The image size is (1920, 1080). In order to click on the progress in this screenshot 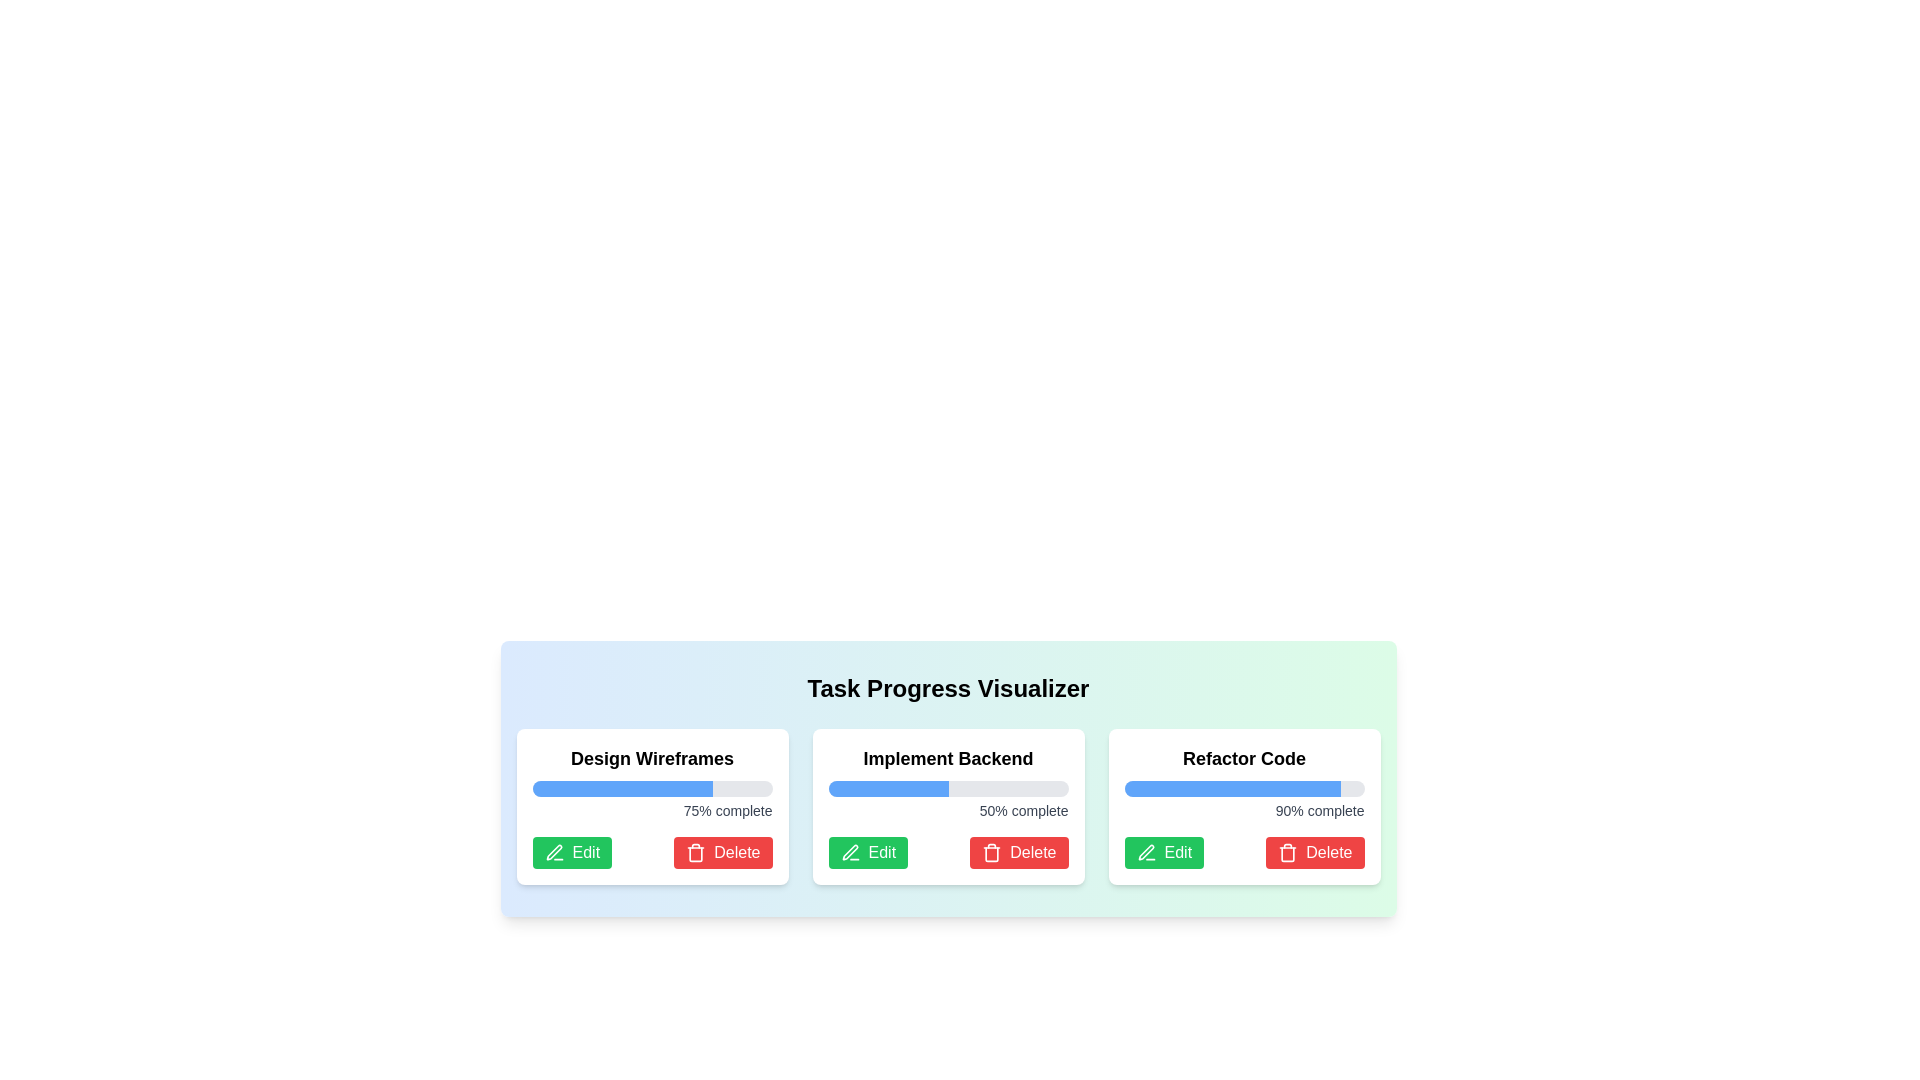, I will do `click(1148, 788)`.